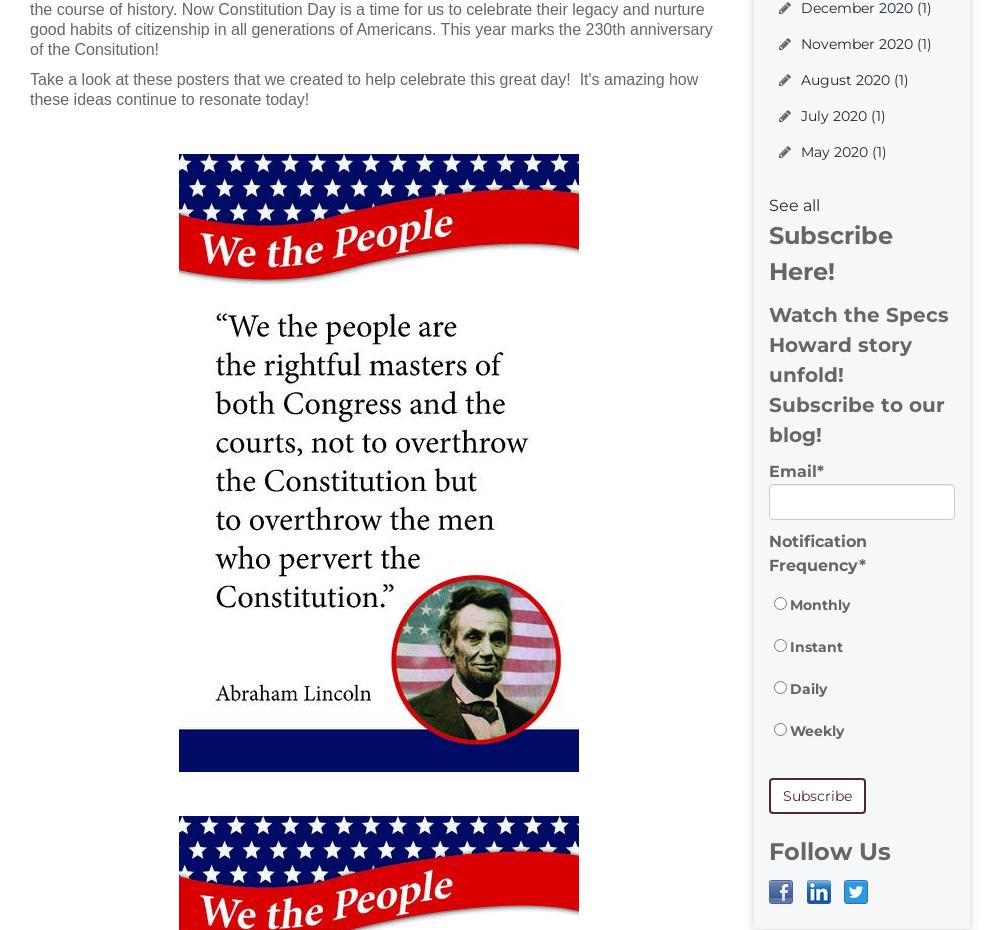 This screenshot has height=930, width=1000. Describe the element at coordinates (30, 89) in the screenshot. I see `'Take a look at these posters that we created to help celebrate this great day!  It's amazing how these ideas continue to resonate today!'` at that location.